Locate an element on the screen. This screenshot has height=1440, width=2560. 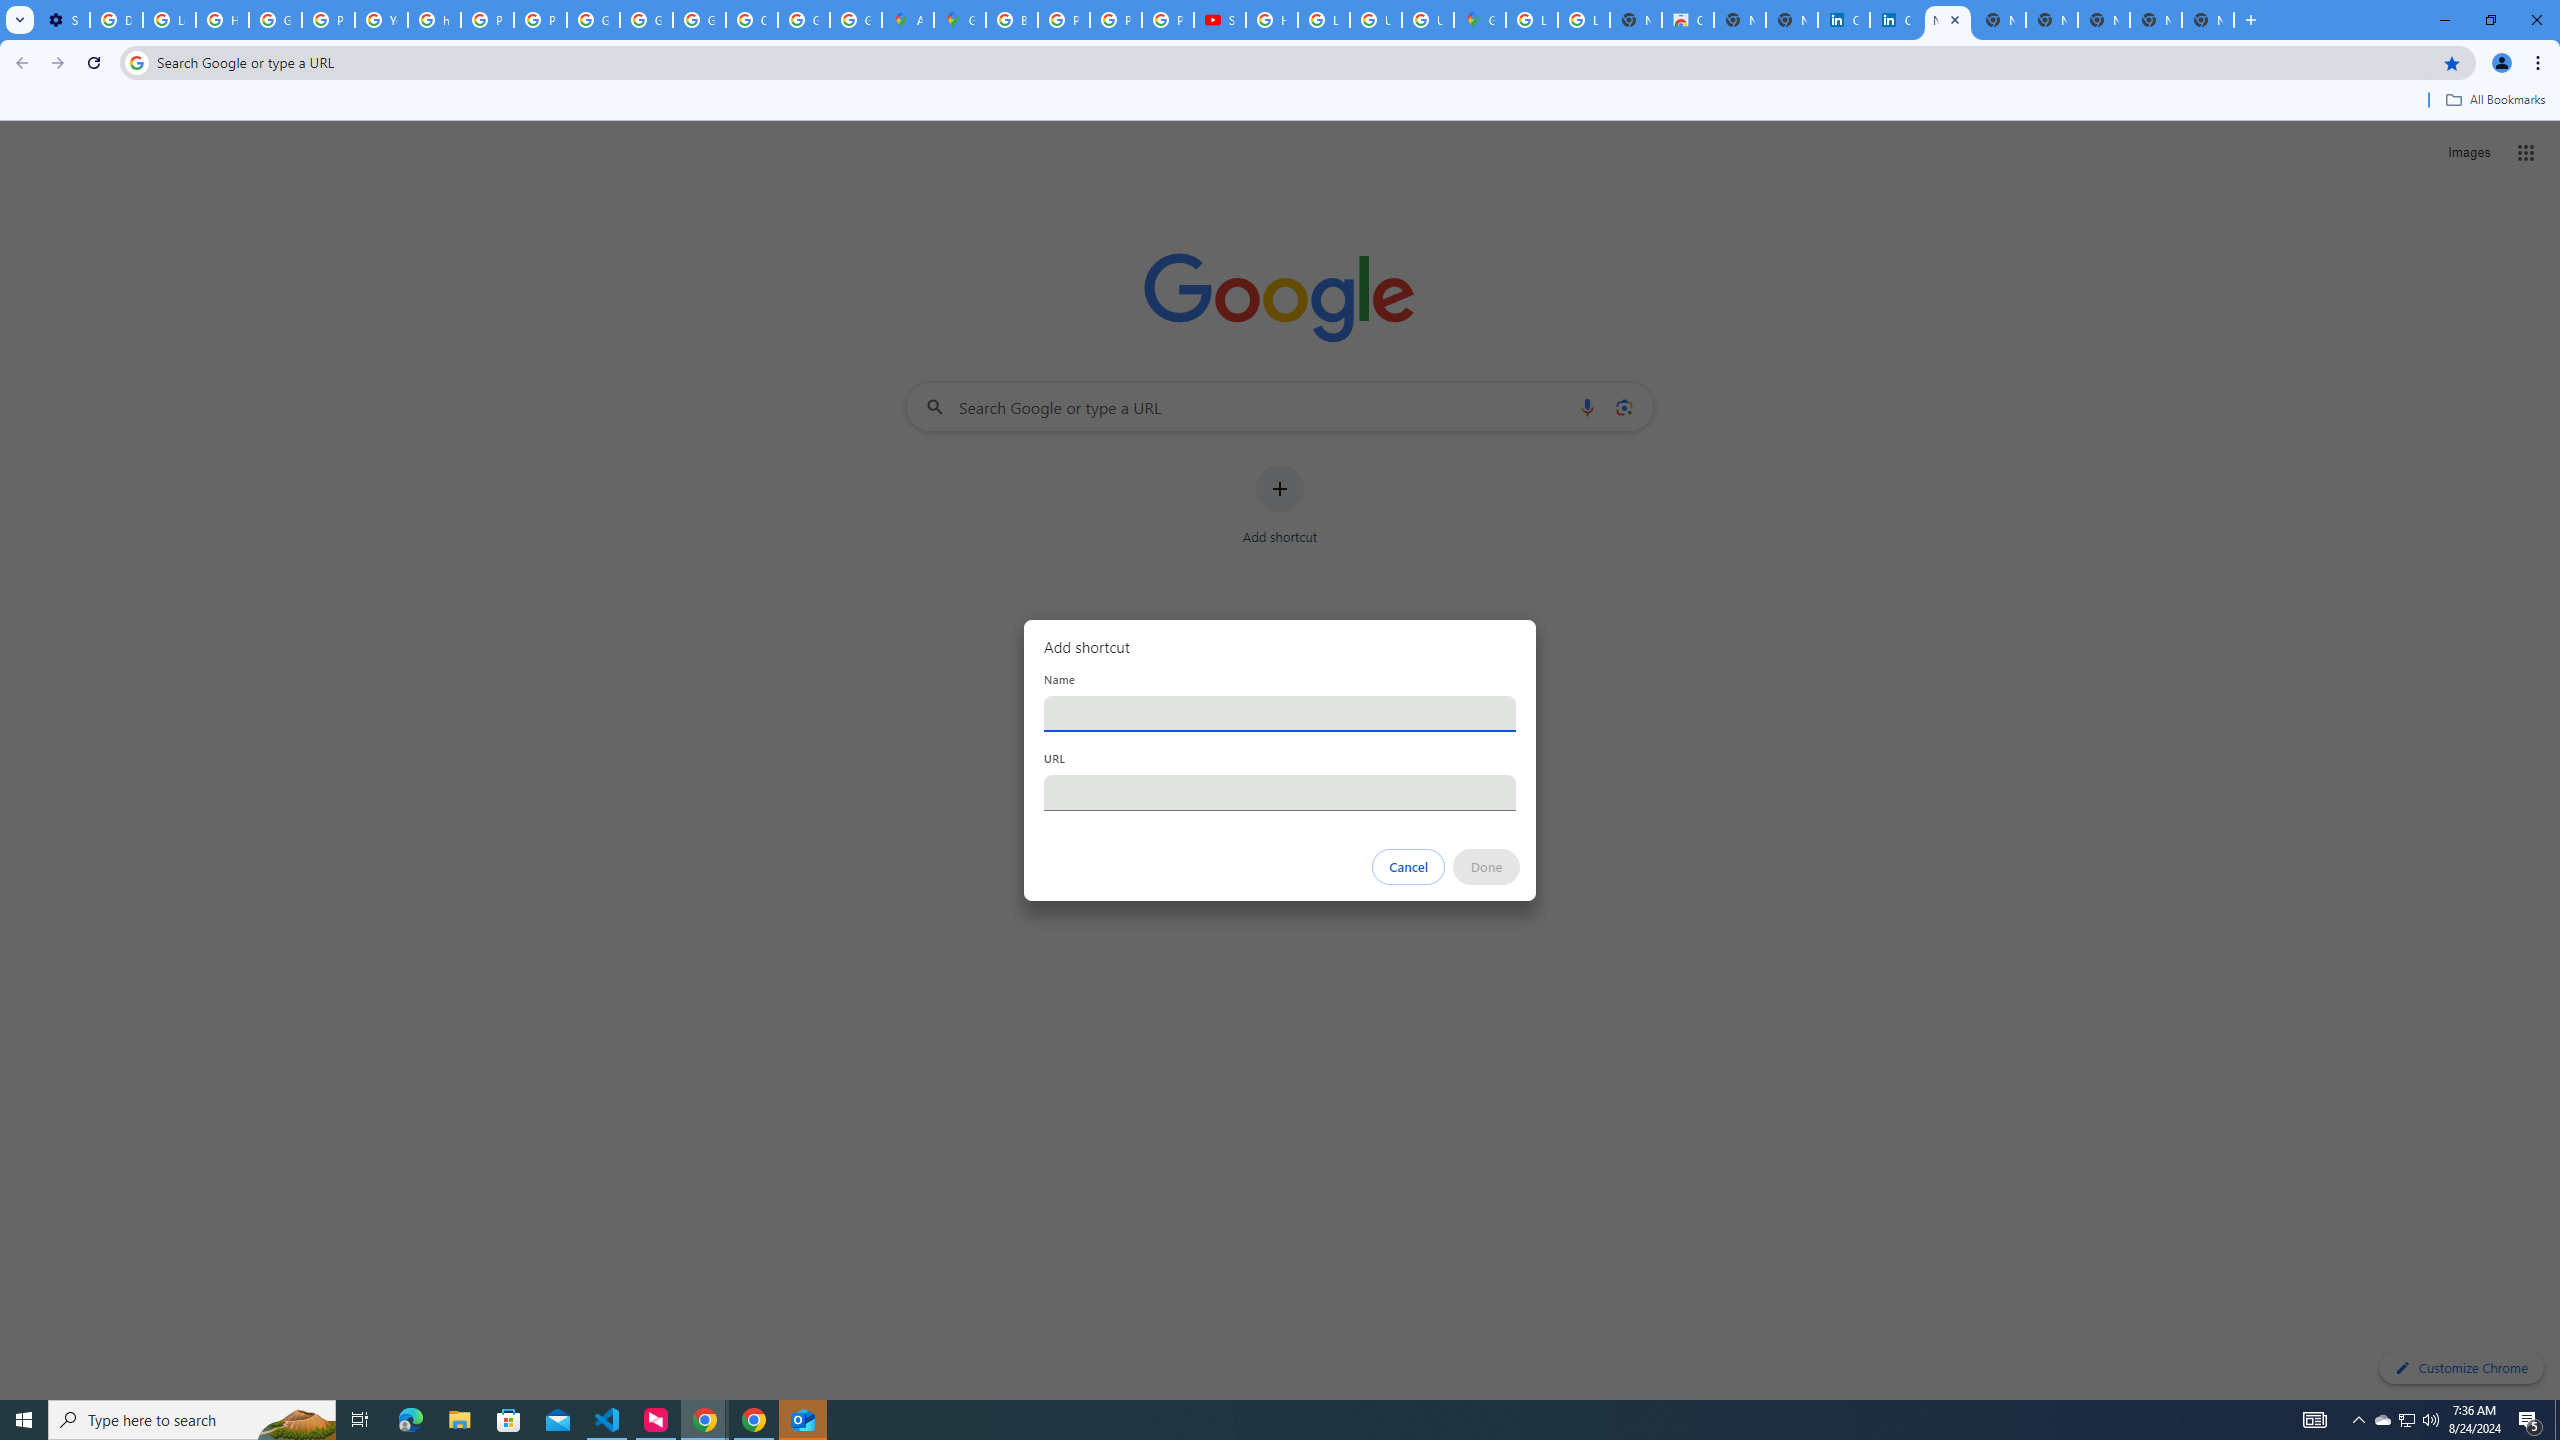
'YouTube' is located at coordinates (380, 19).